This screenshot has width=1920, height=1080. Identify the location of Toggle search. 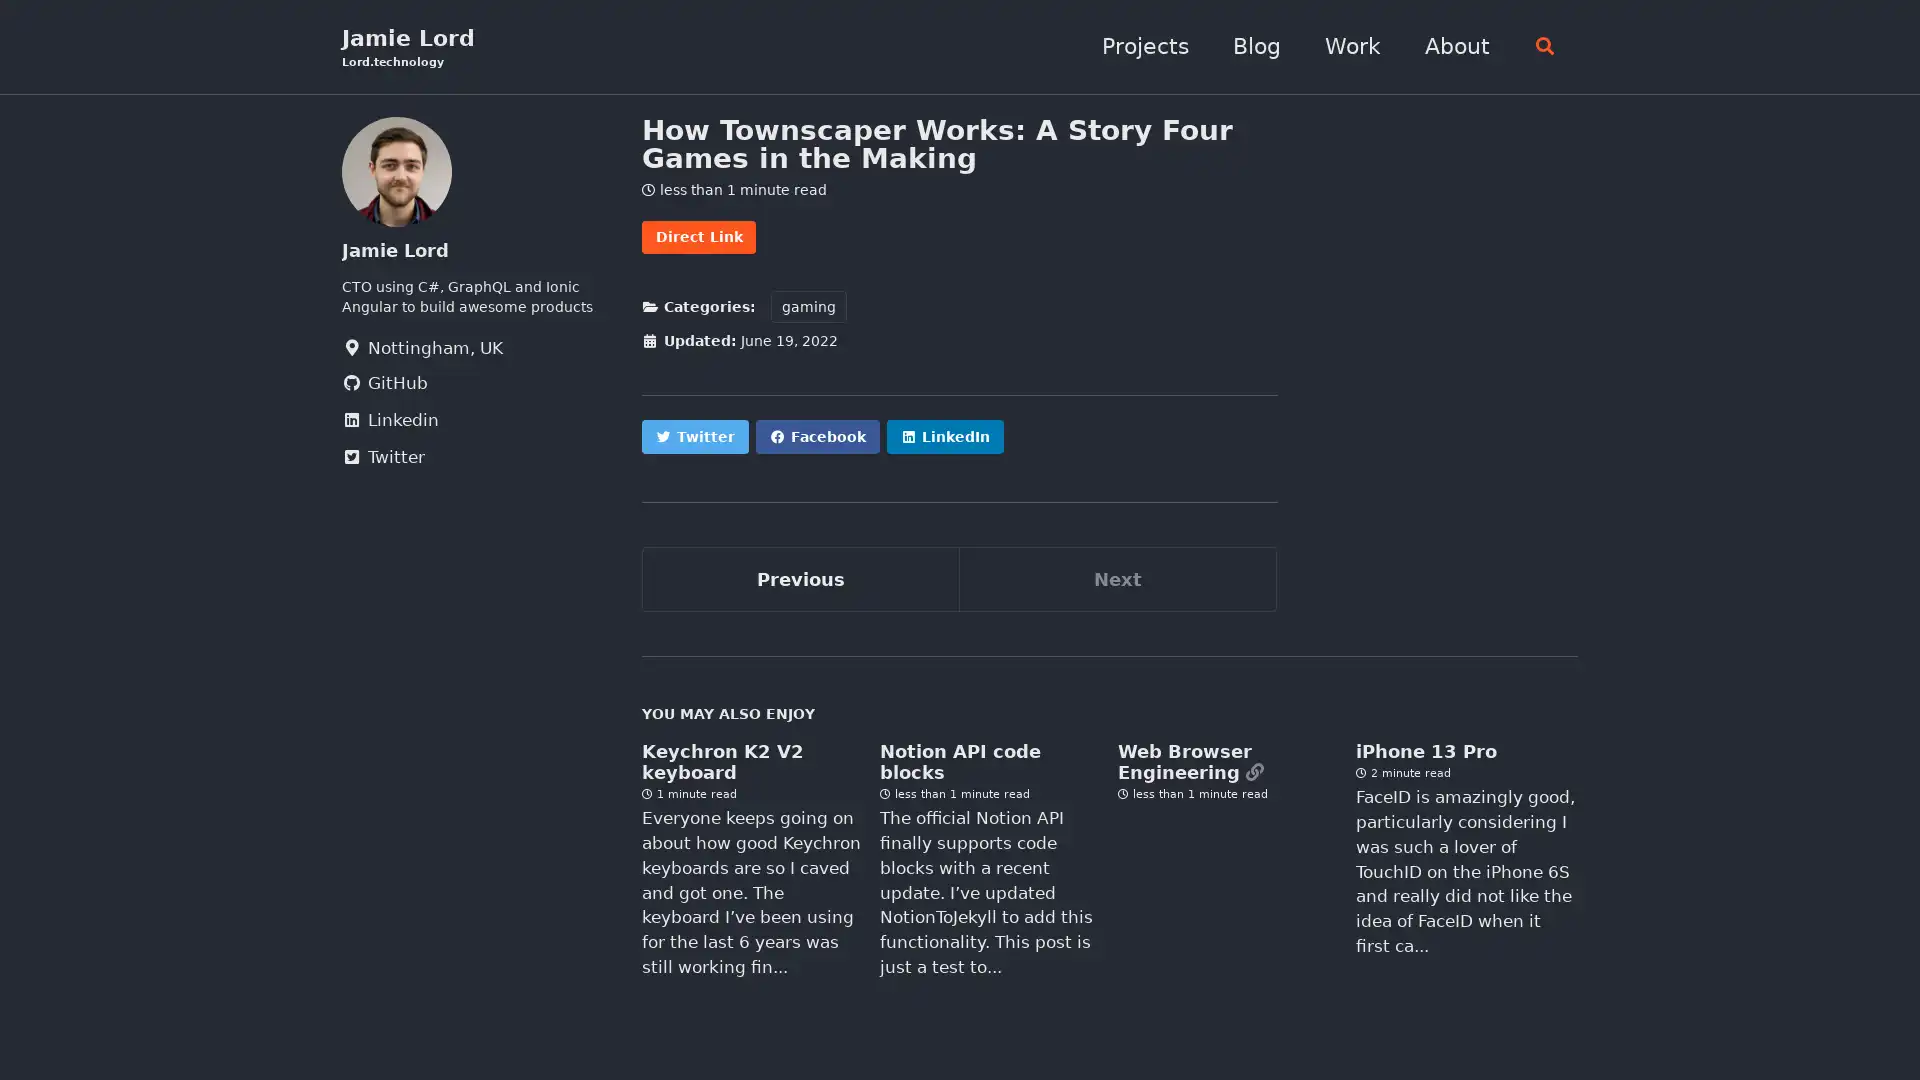
(1538, 46).